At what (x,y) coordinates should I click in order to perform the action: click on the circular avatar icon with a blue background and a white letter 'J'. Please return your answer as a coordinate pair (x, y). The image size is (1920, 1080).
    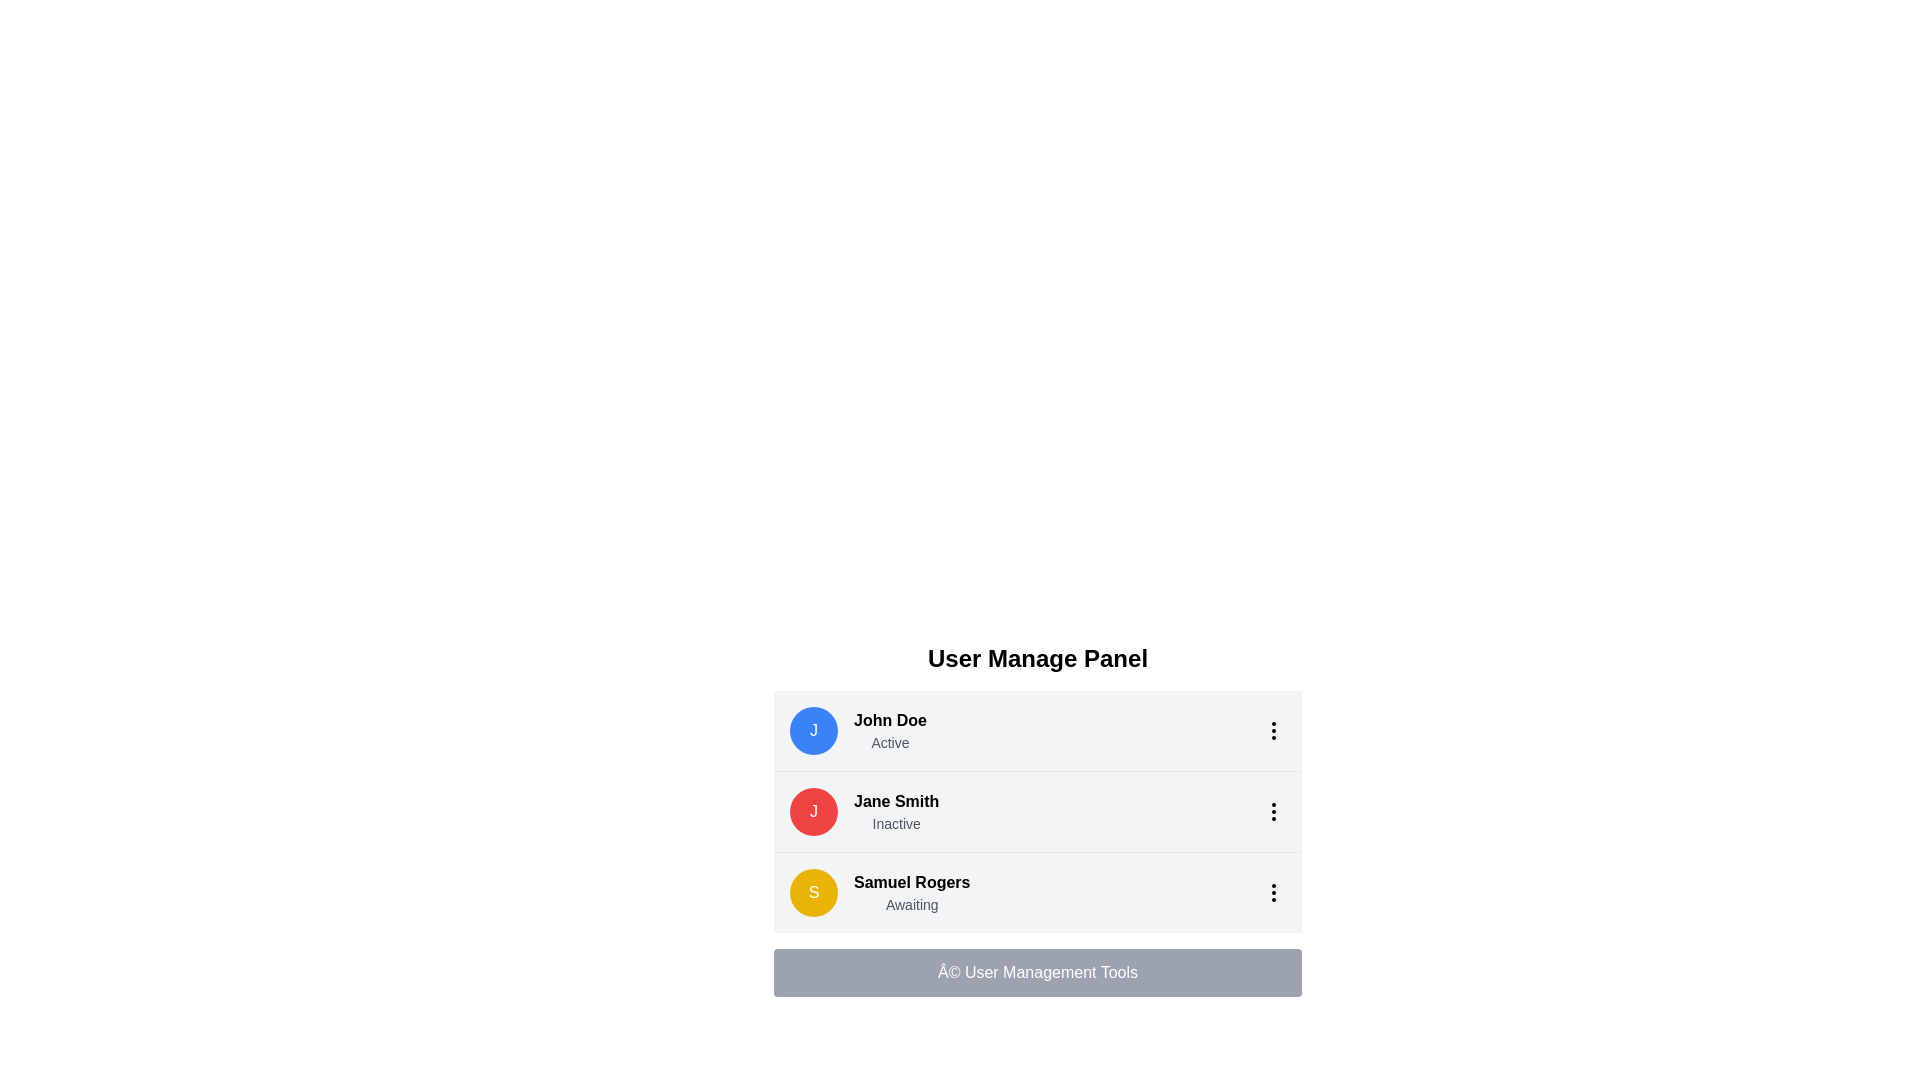
    Looking at the image, I should click on (814, 731).